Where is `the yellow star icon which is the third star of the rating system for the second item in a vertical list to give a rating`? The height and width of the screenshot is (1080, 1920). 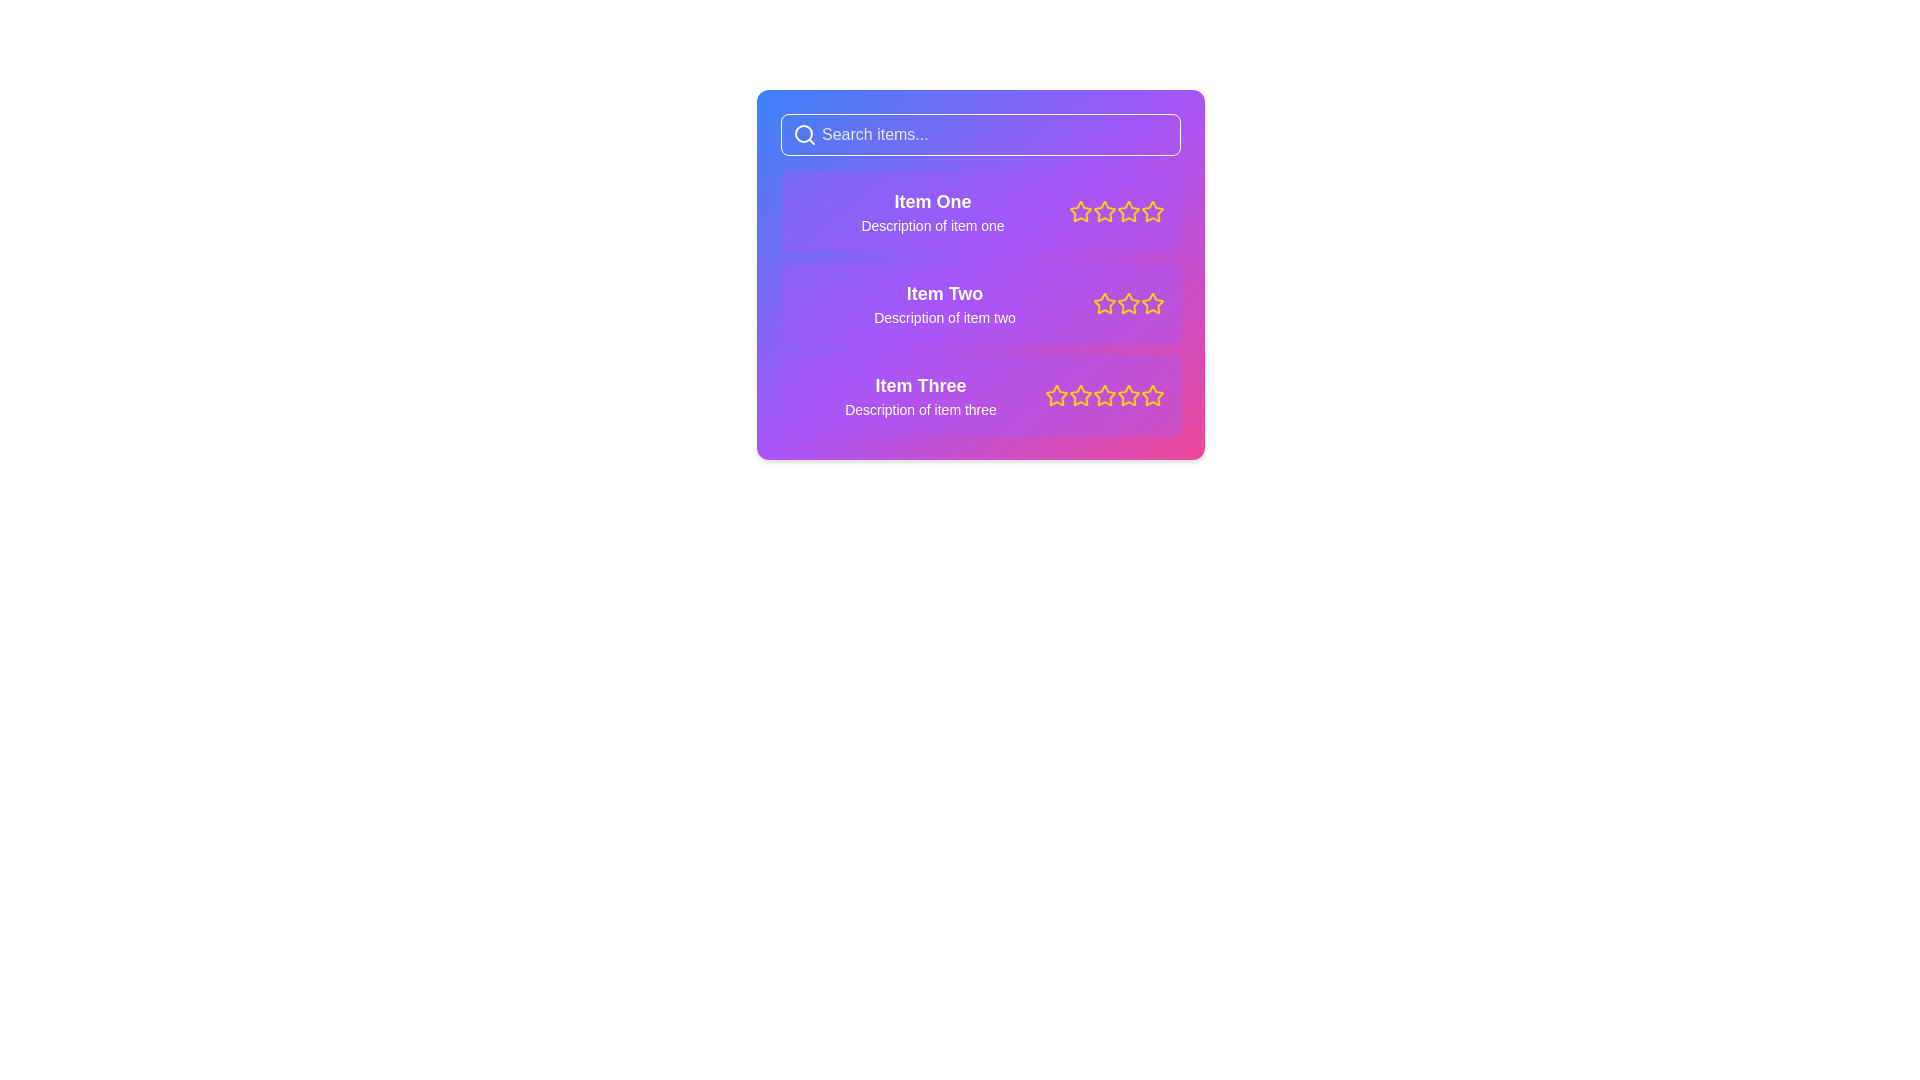
the yellow star icon which is the third star of the rating system for the second item in a vertical list to give a rating is located at coordinates (1128, 304).